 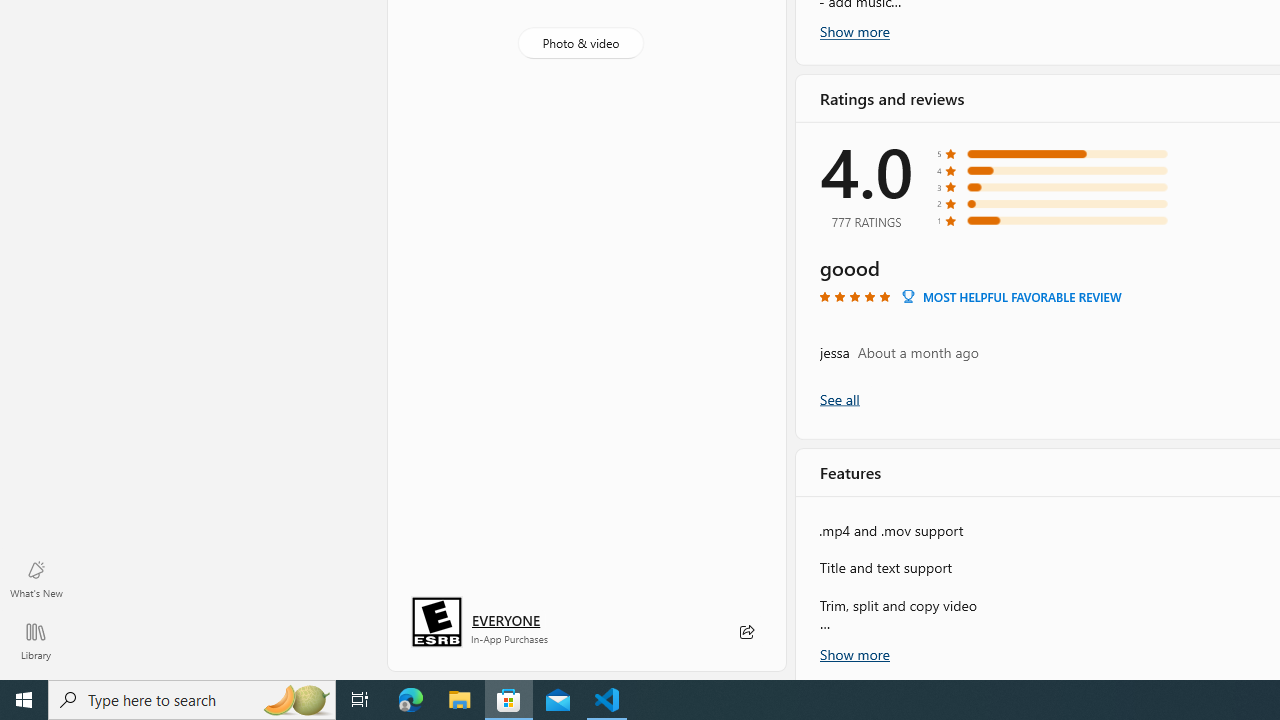 I want to click on 'Library', so click(x=35, y=640).